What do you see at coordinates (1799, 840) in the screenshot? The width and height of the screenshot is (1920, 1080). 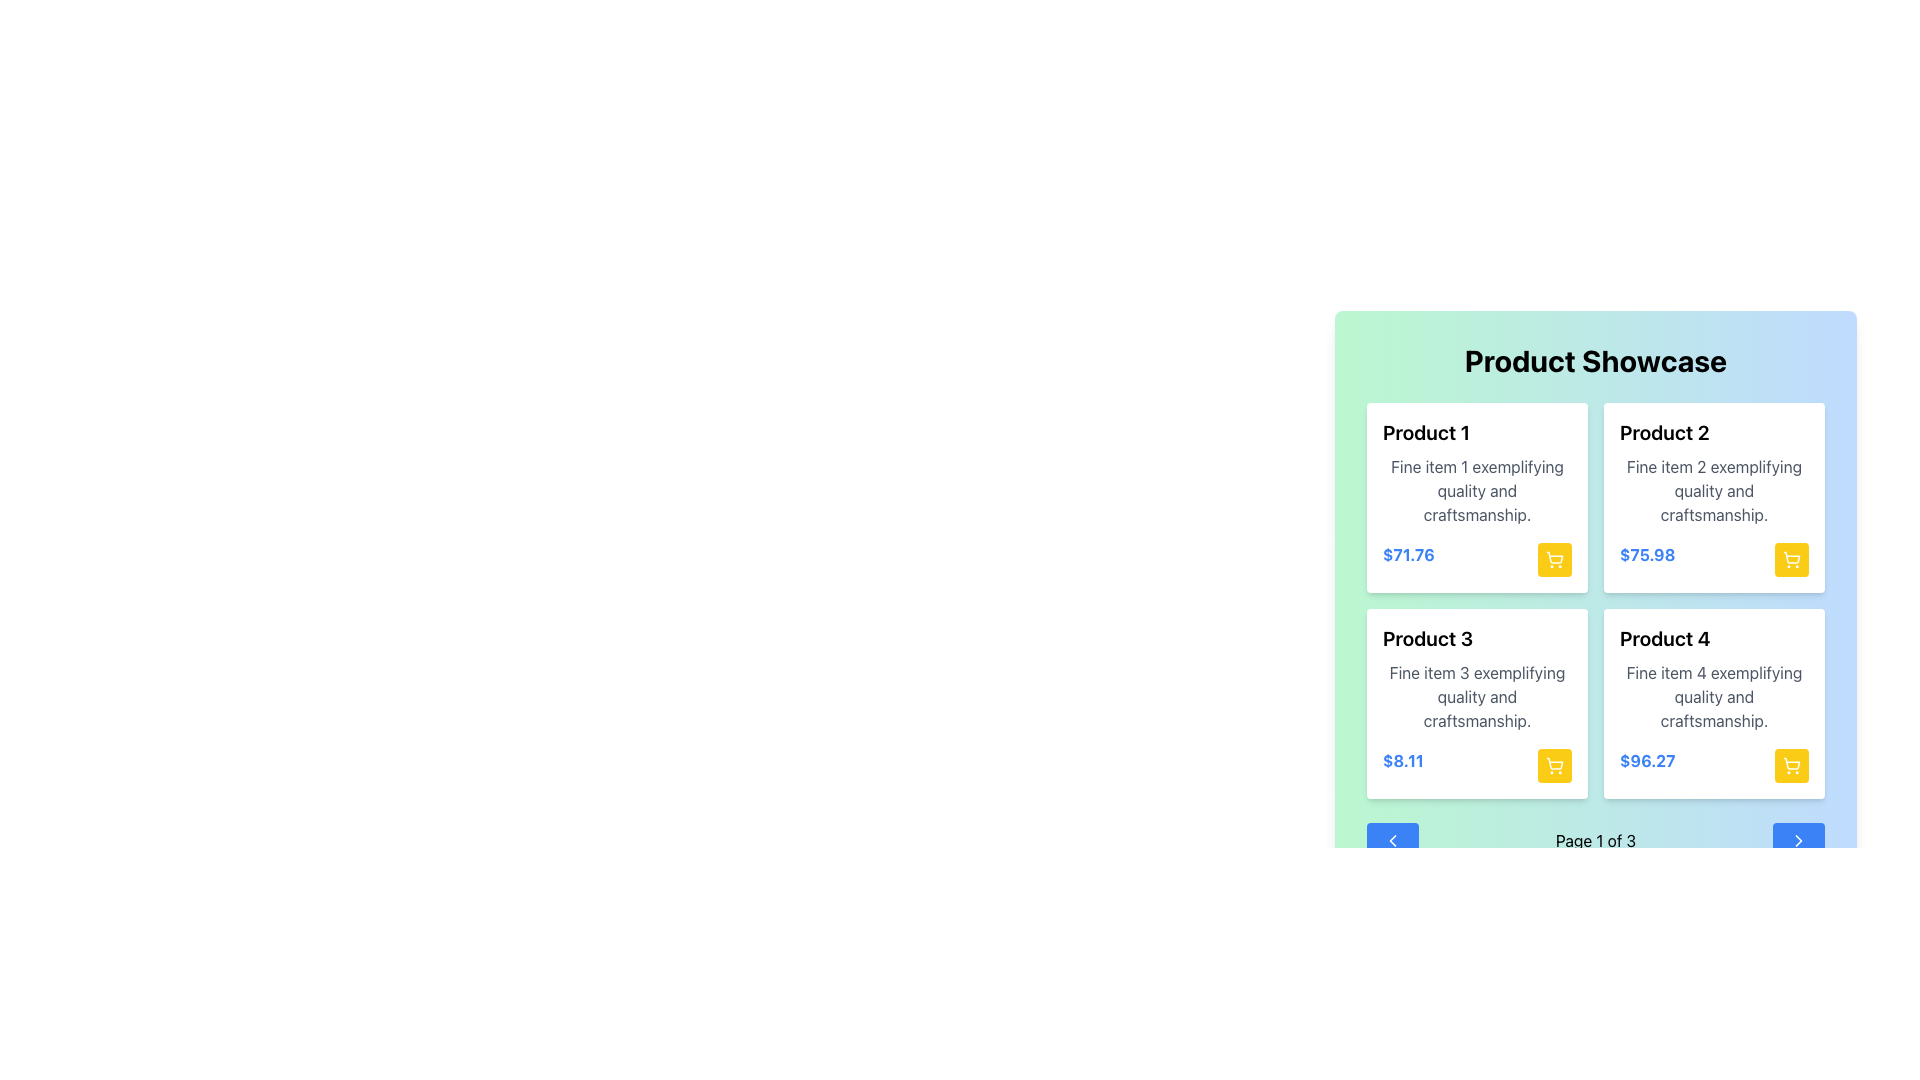 I see `the right-facing chevron icon button with a blue background and white arrow lines, located at the bottom-right corner of the interface` at bounding box center [1799, 840].